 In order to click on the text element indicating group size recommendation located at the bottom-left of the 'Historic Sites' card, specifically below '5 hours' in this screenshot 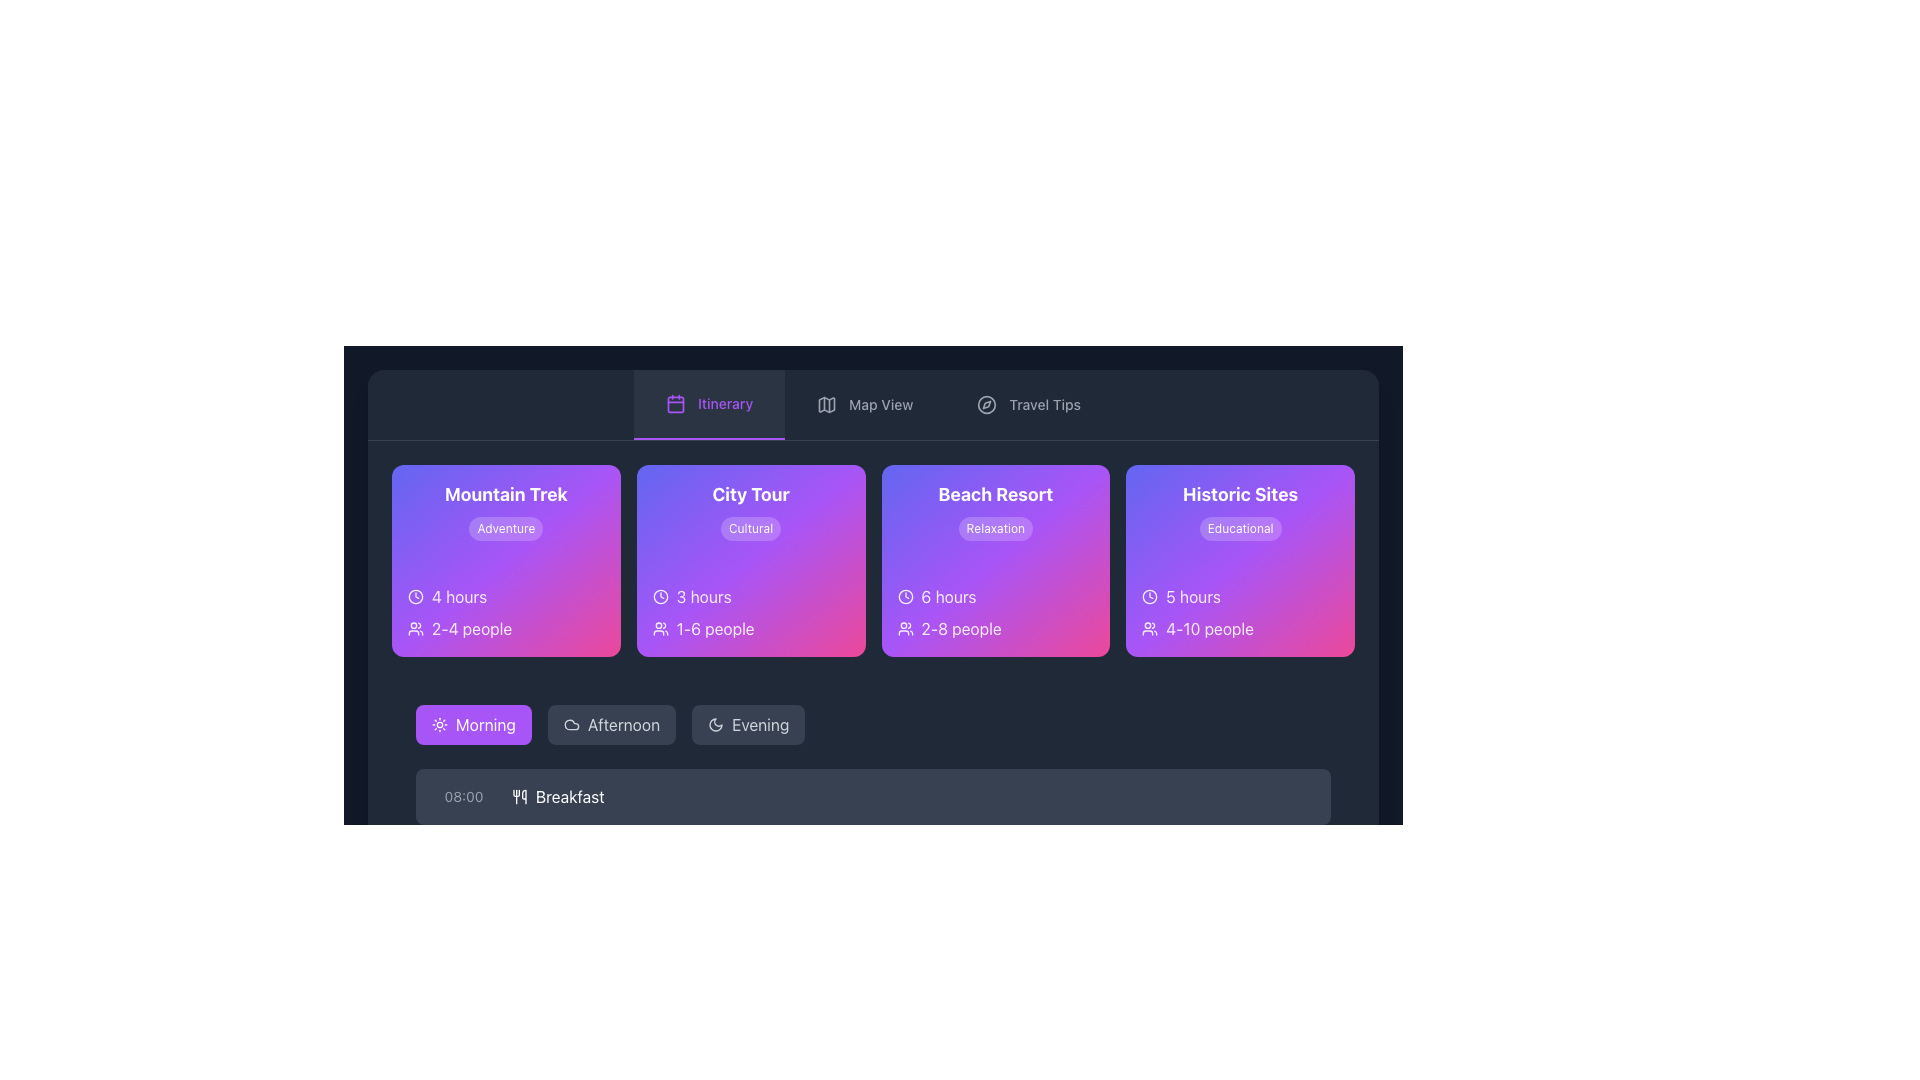, I will do `click(1239, 627)`.